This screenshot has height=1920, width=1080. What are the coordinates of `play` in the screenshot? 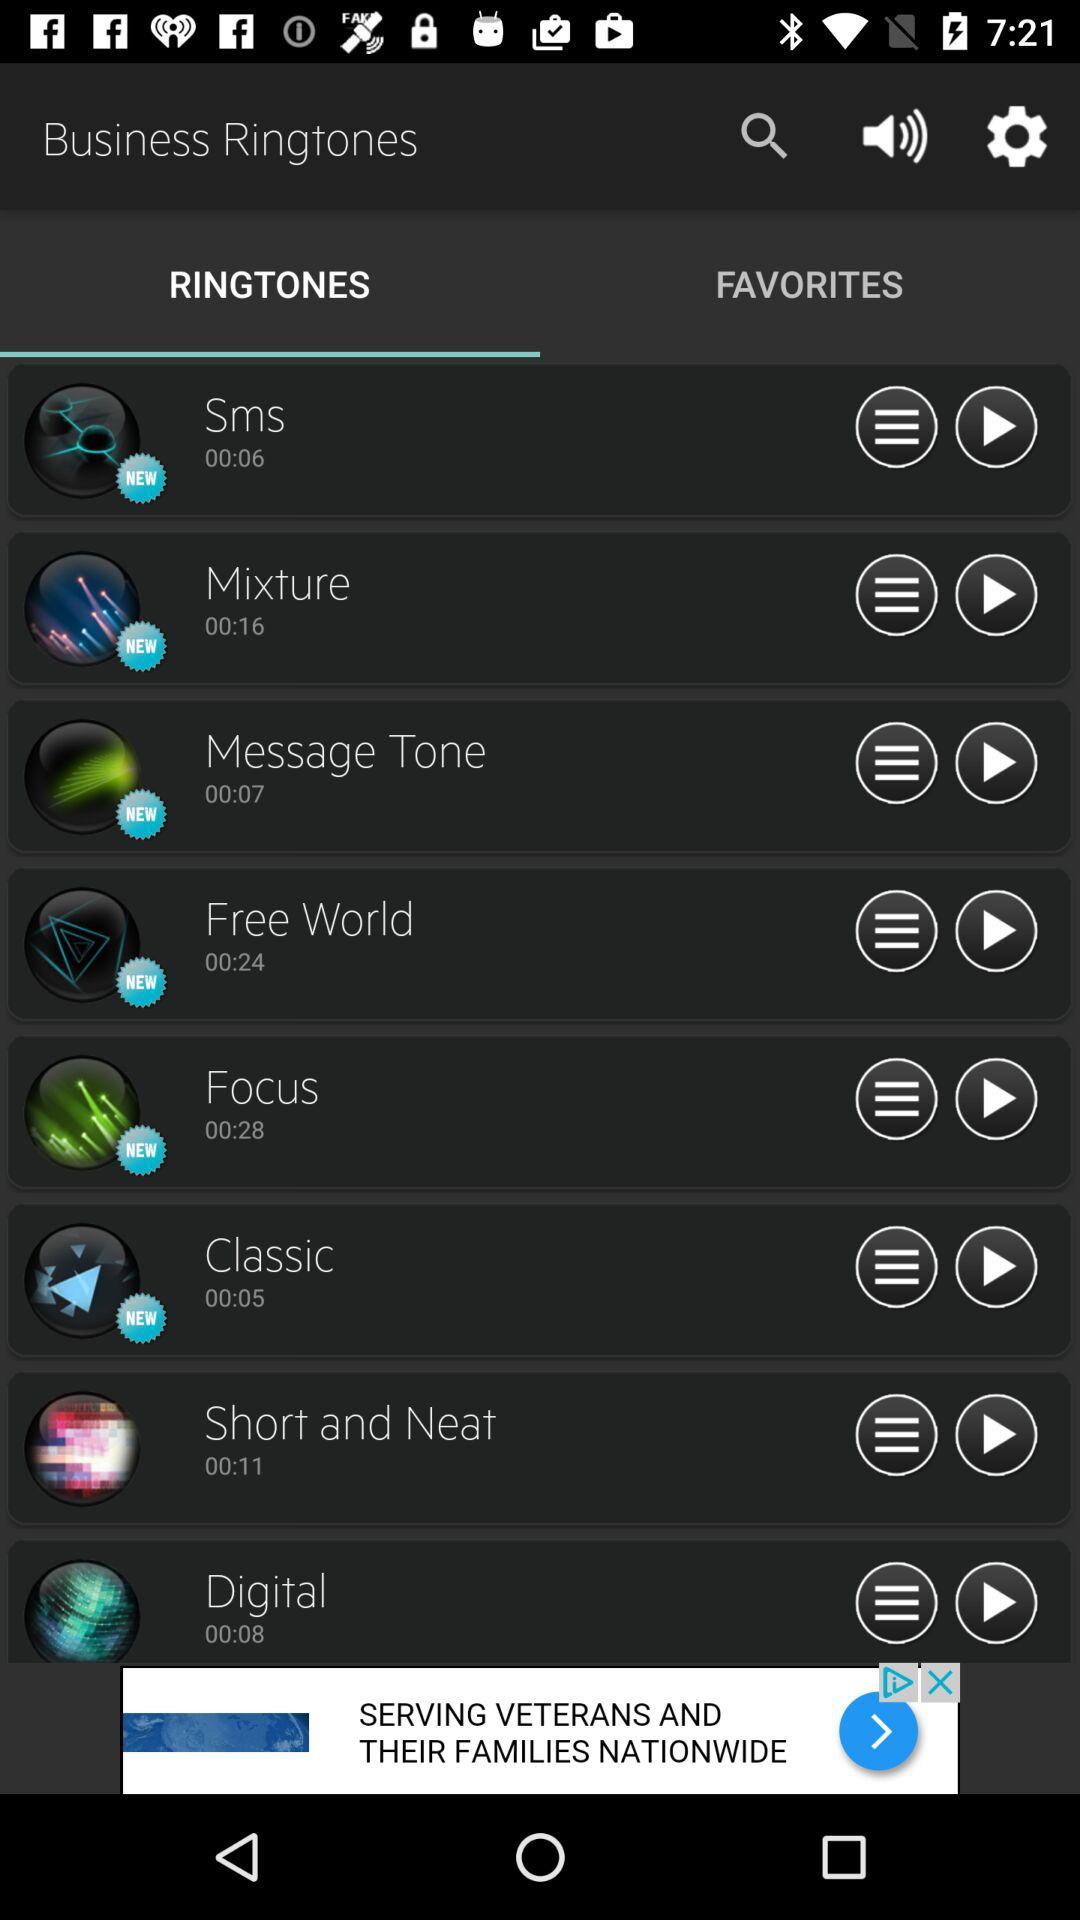 It's located at (995, 763).